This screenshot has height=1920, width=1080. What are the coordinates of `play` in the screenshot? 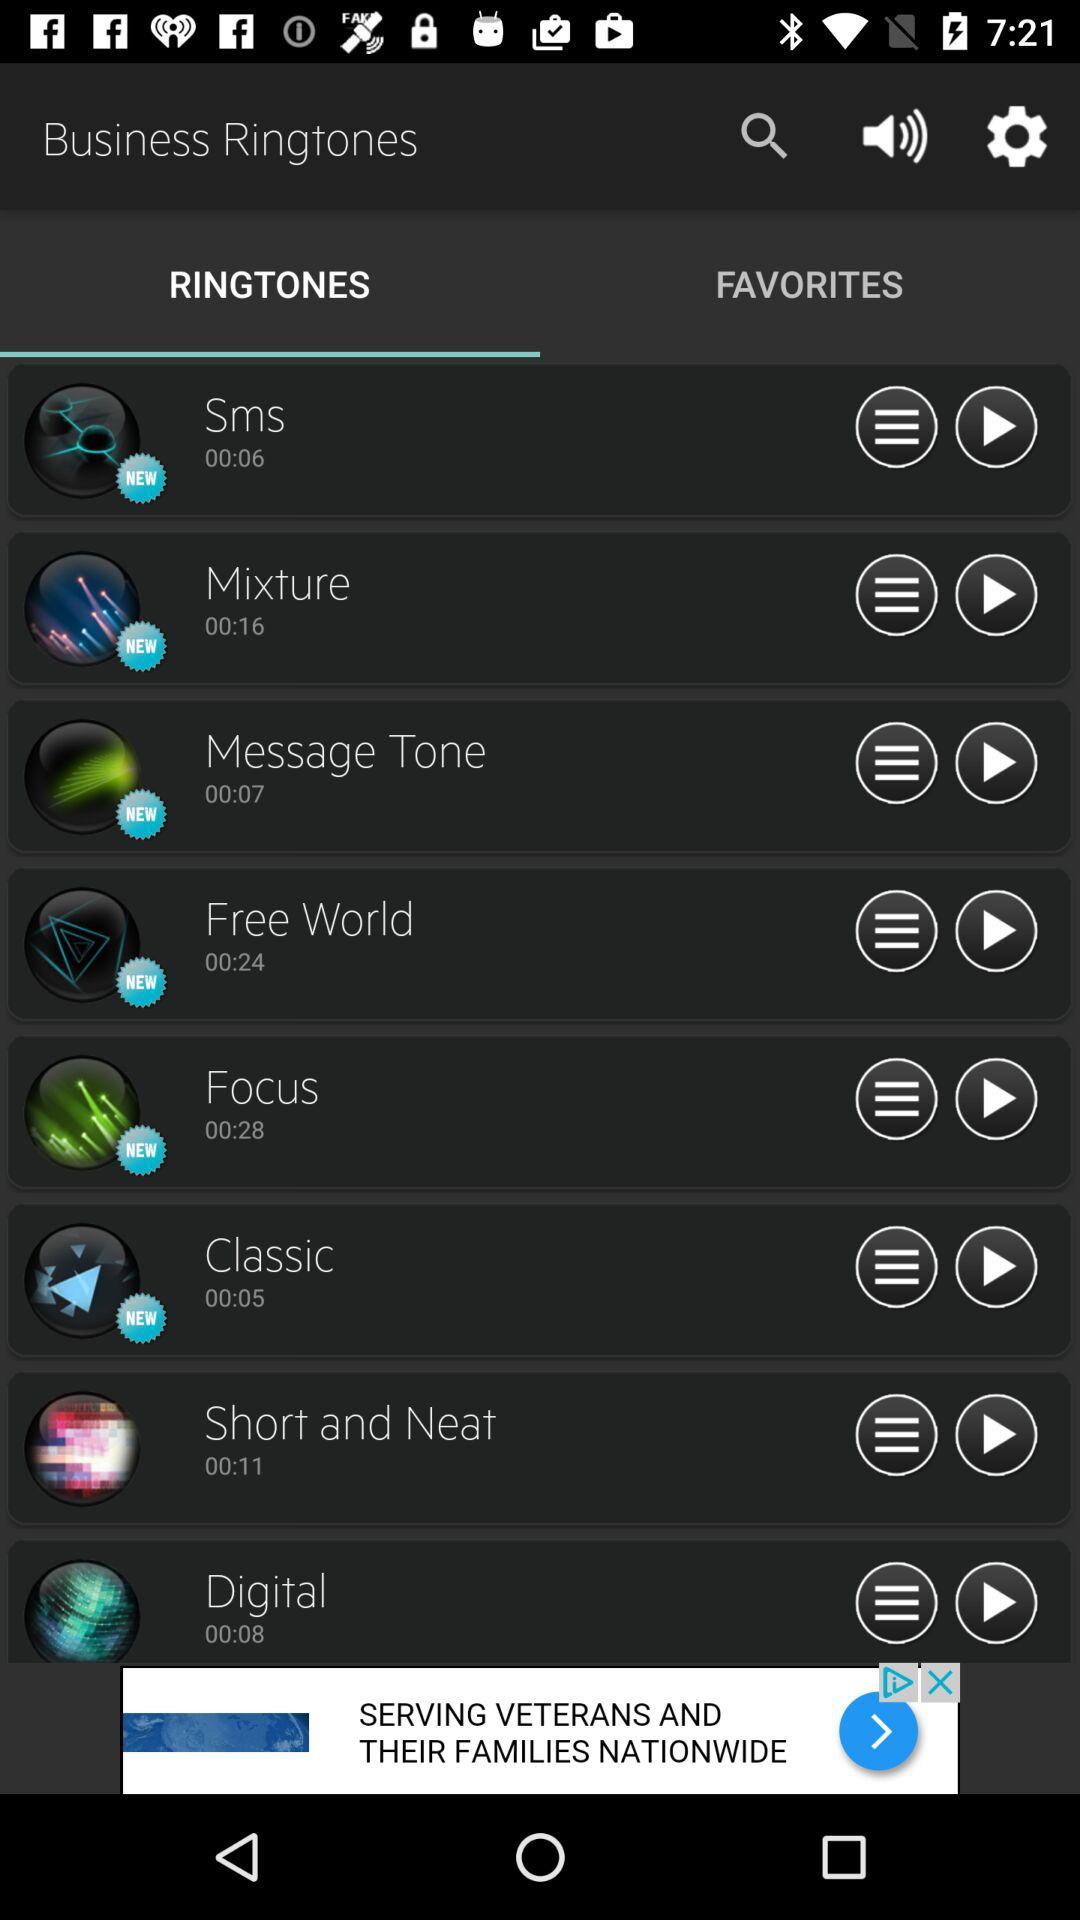 It's located at (995, 763).